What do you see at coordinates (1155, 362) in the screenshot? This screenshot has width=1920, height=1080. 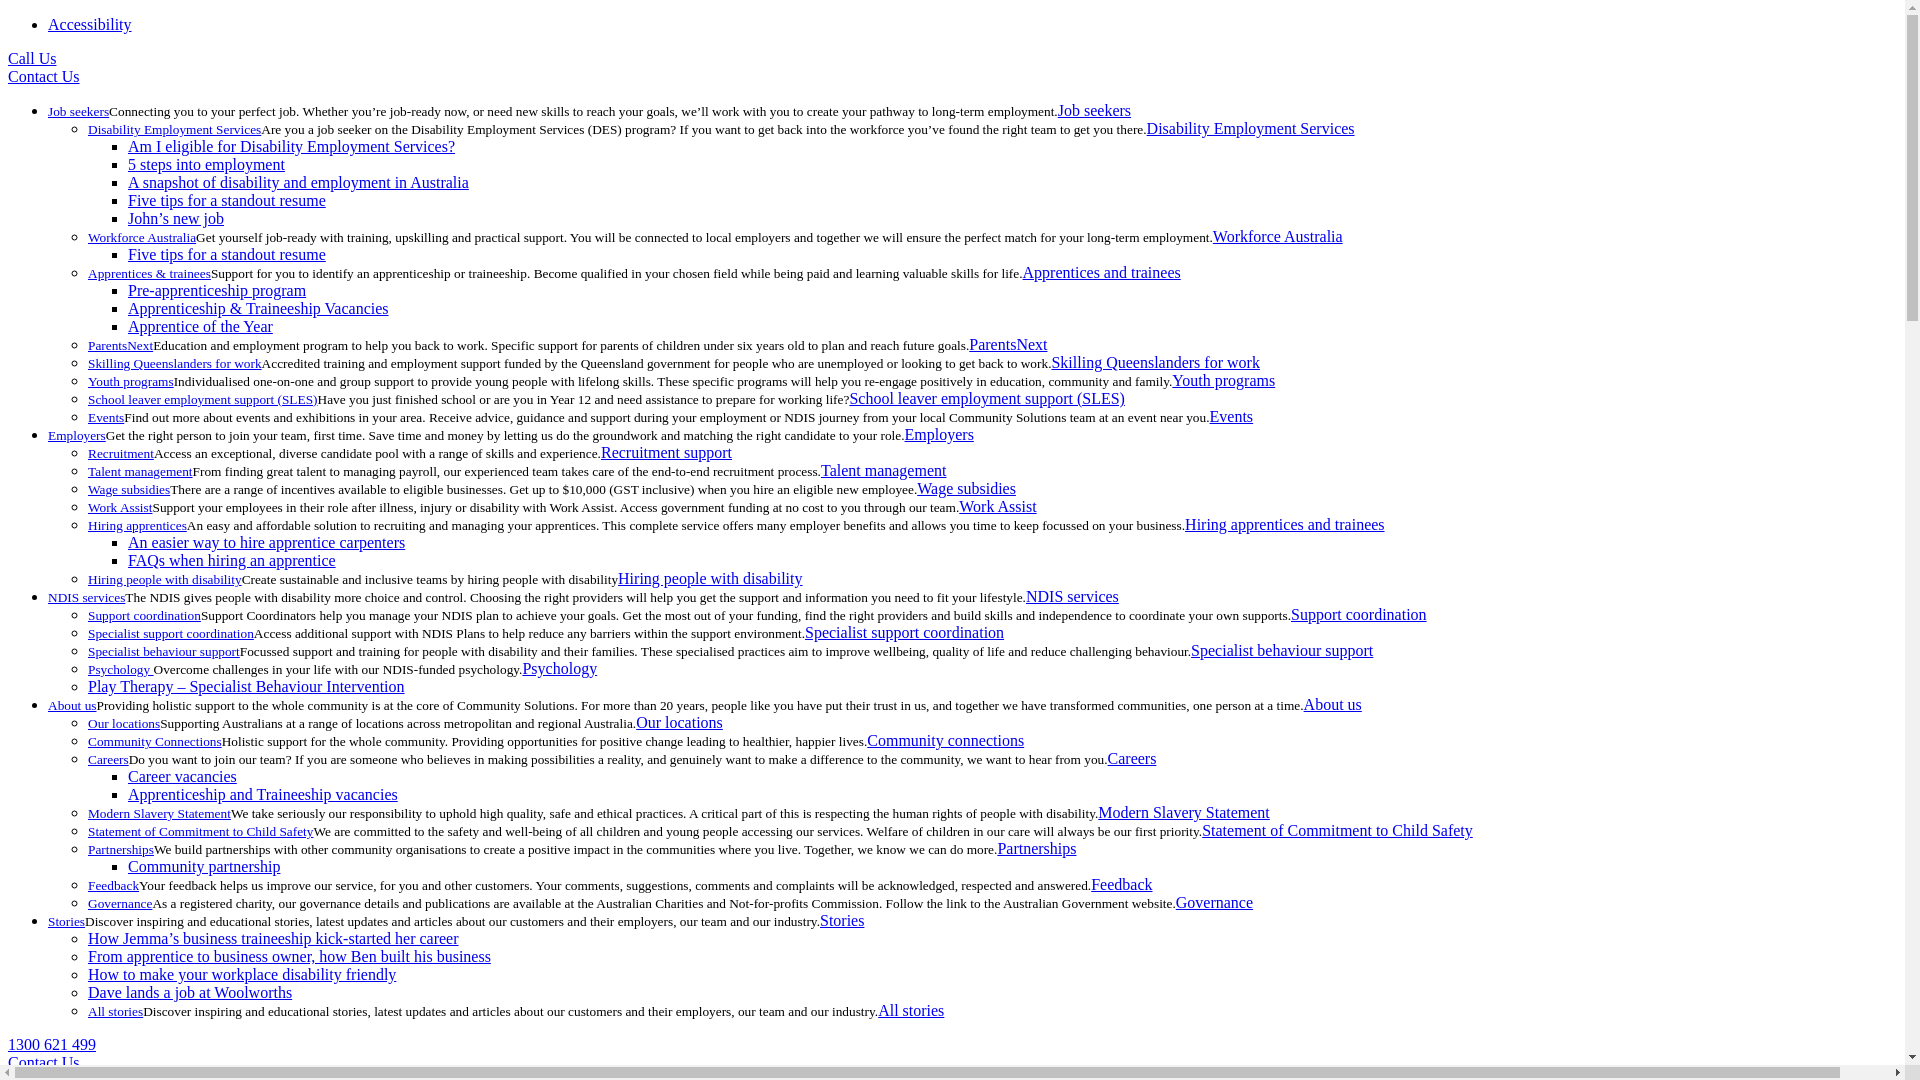 I see `'Skilling Queenslanders for work'` at bounding box center [1155, 362].